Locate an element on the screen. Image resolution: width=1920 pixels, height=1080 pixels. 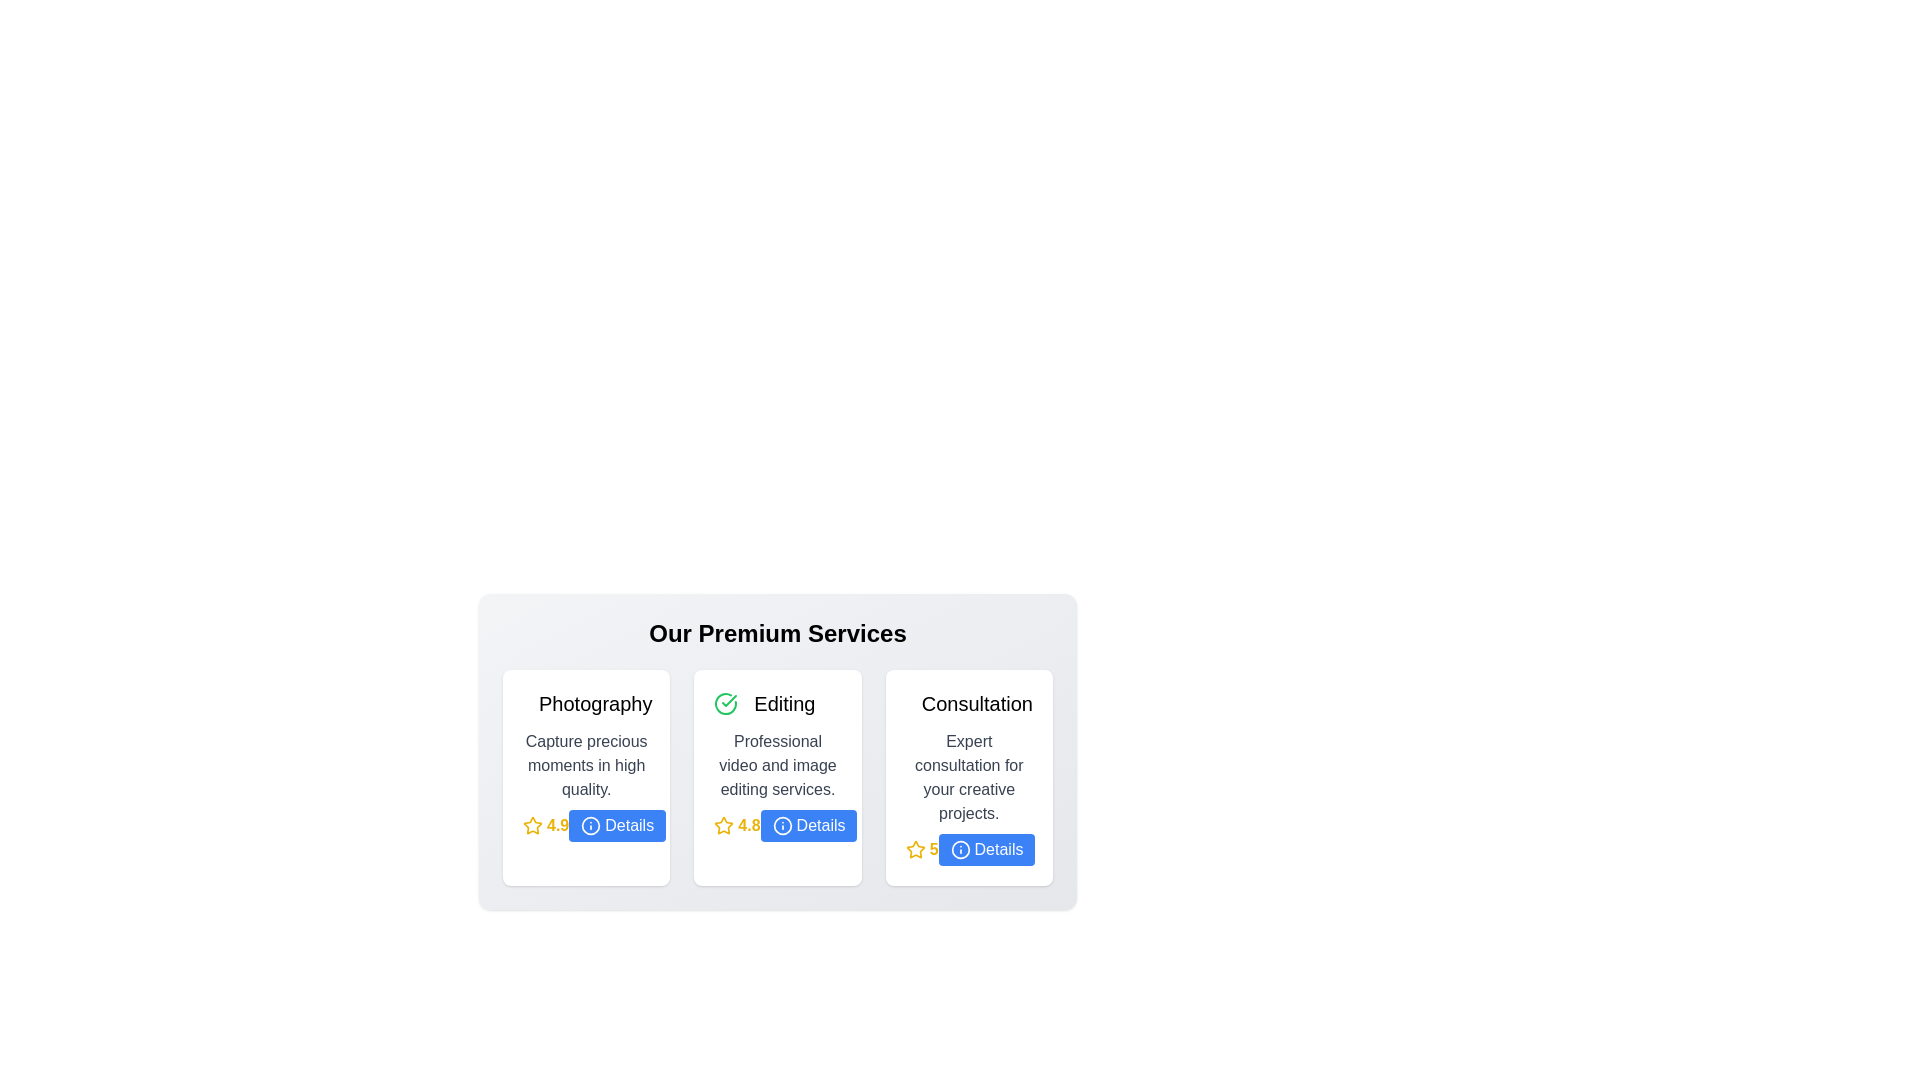
the service card for Photography to observe the hover effect is located at coordinates (585, 777).